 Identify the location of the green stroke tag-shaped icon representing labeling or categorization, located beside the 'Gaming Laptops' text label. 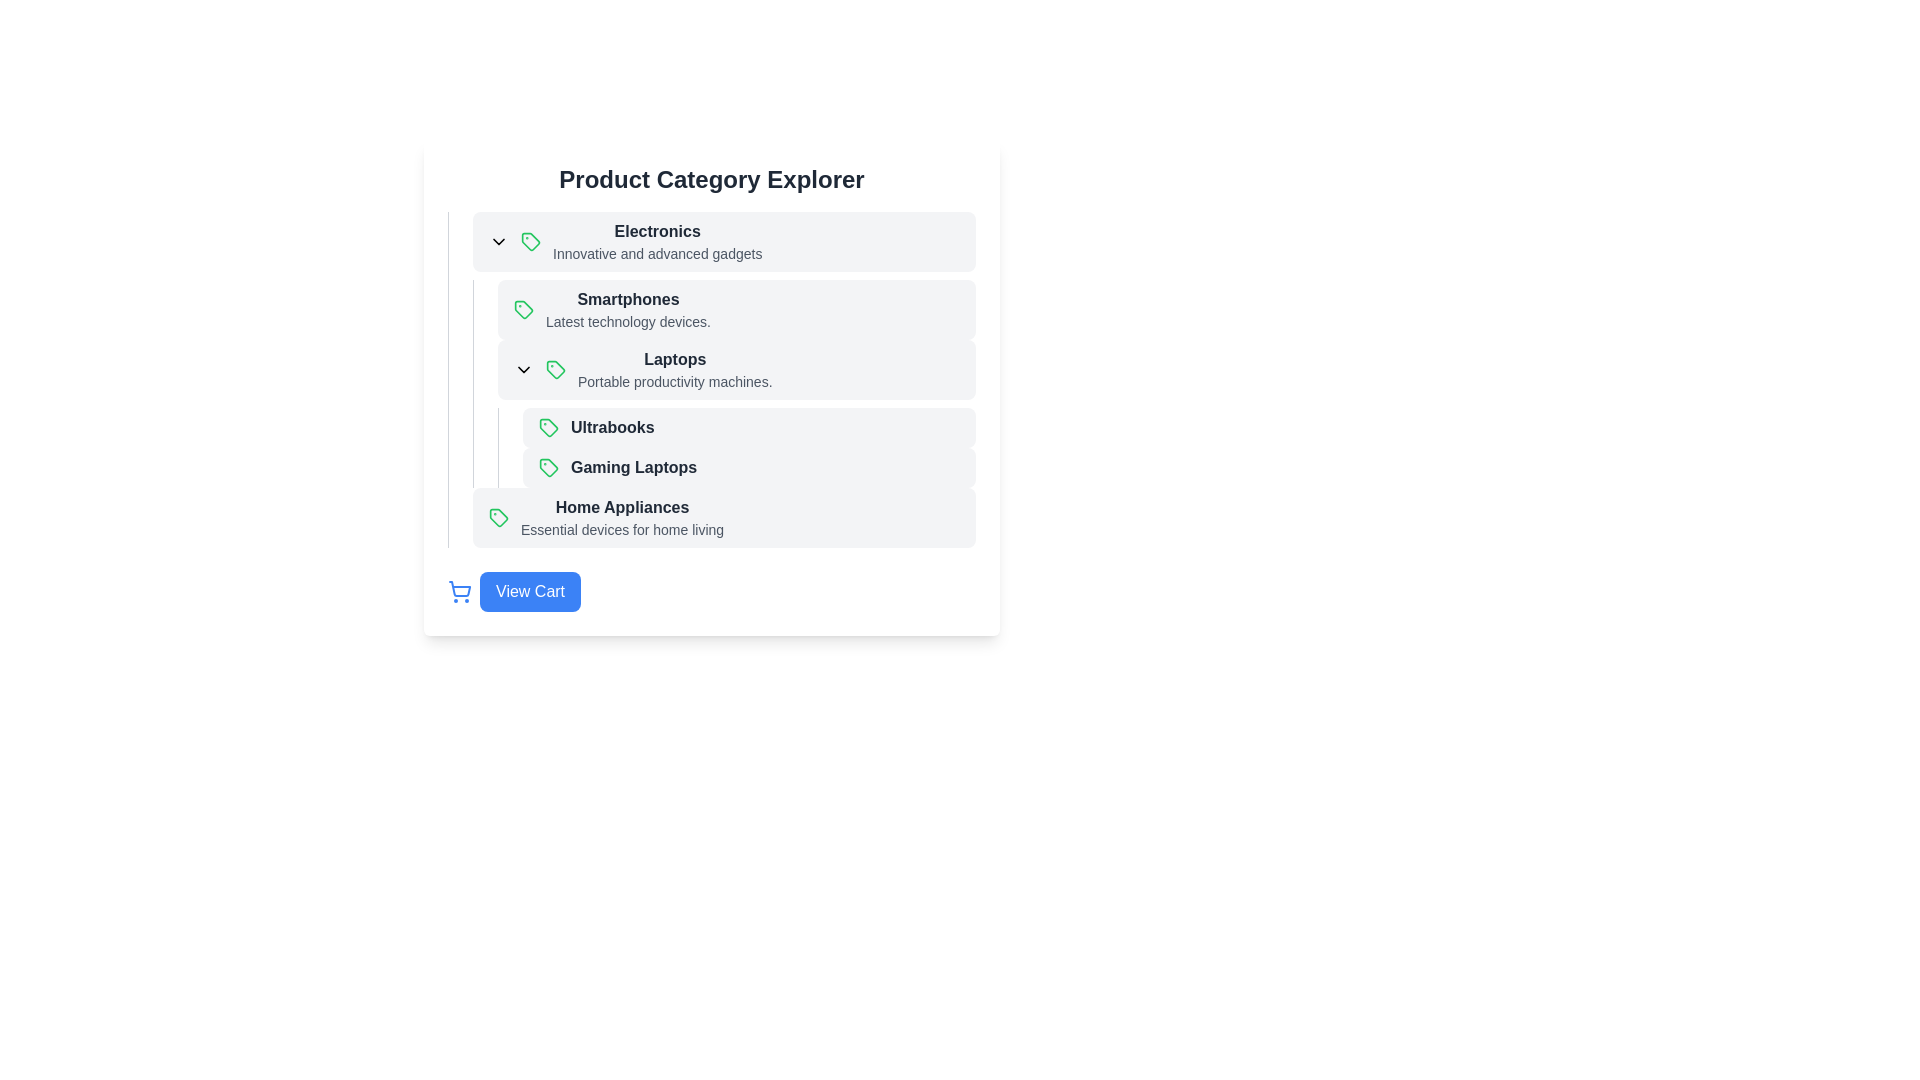
(548, 427).